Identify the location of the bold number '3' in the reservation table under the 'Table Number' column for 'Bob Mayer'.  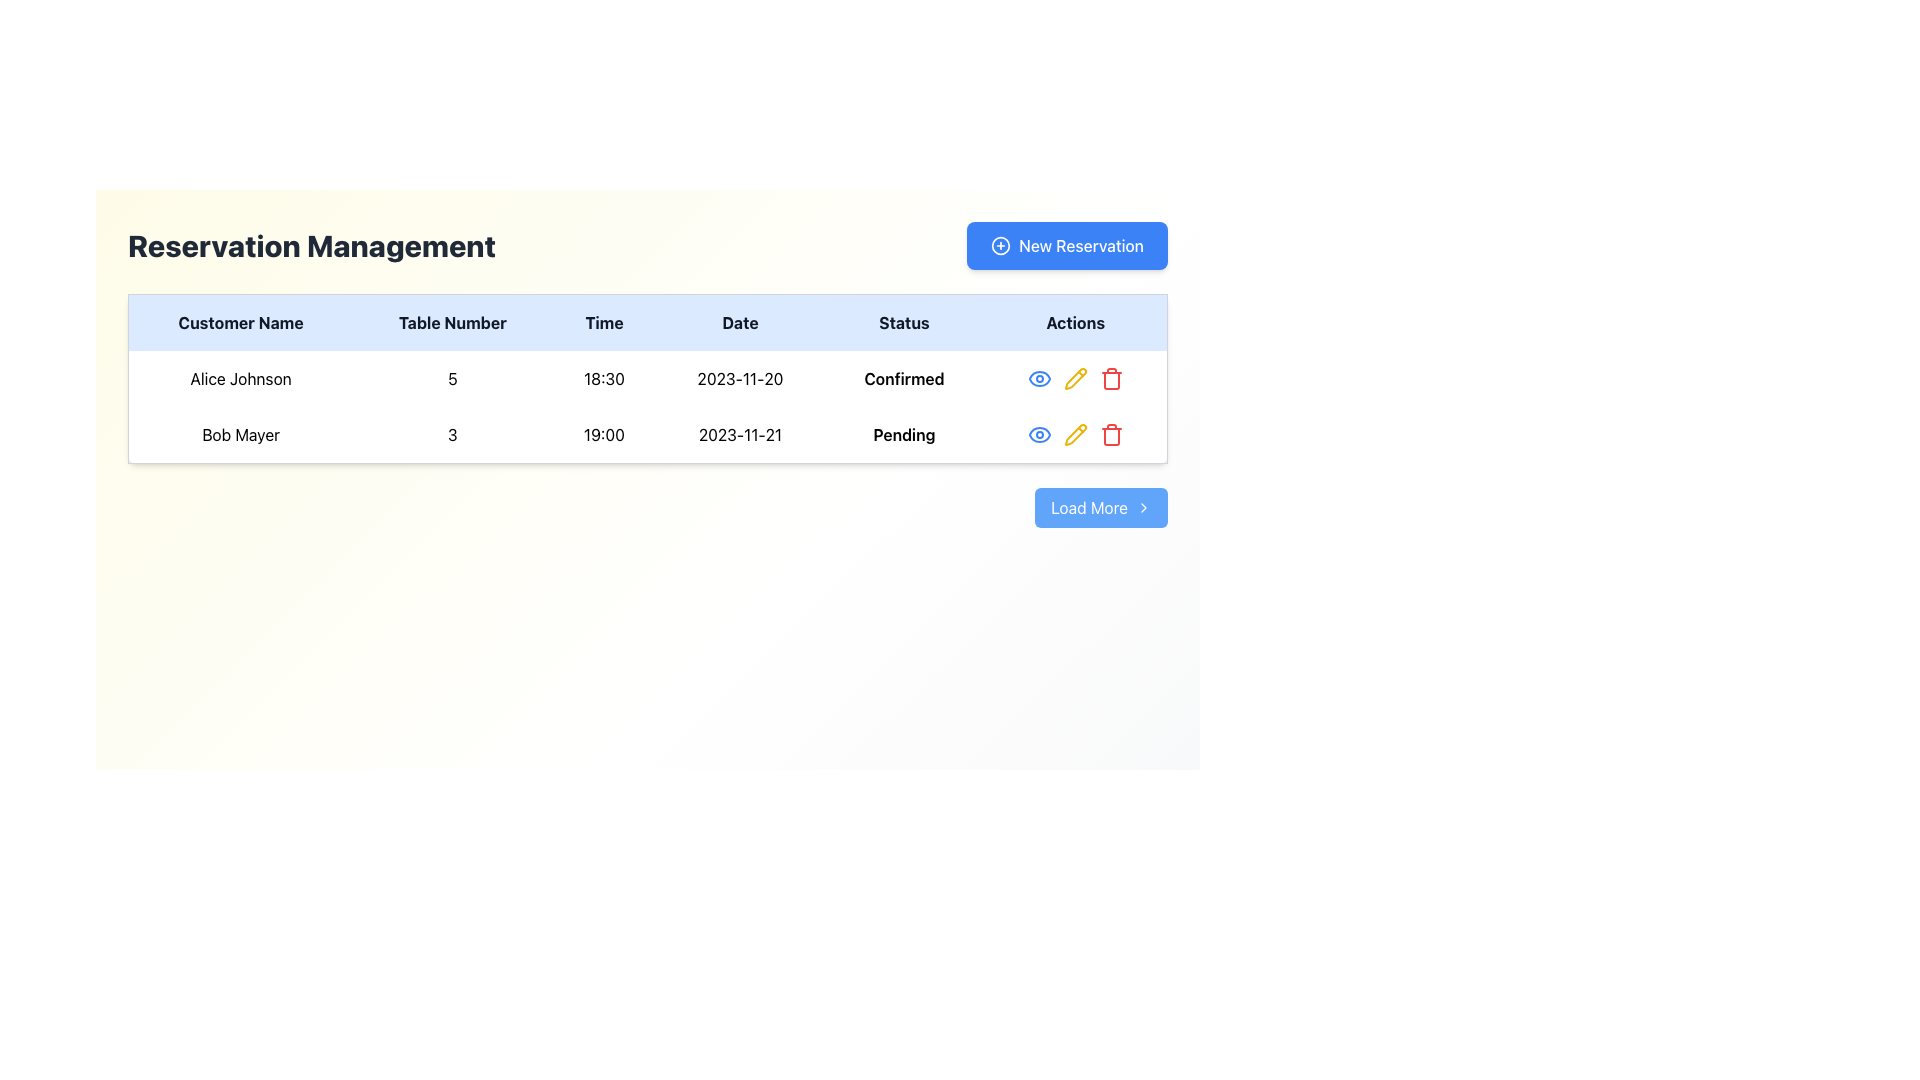
(451, 434).